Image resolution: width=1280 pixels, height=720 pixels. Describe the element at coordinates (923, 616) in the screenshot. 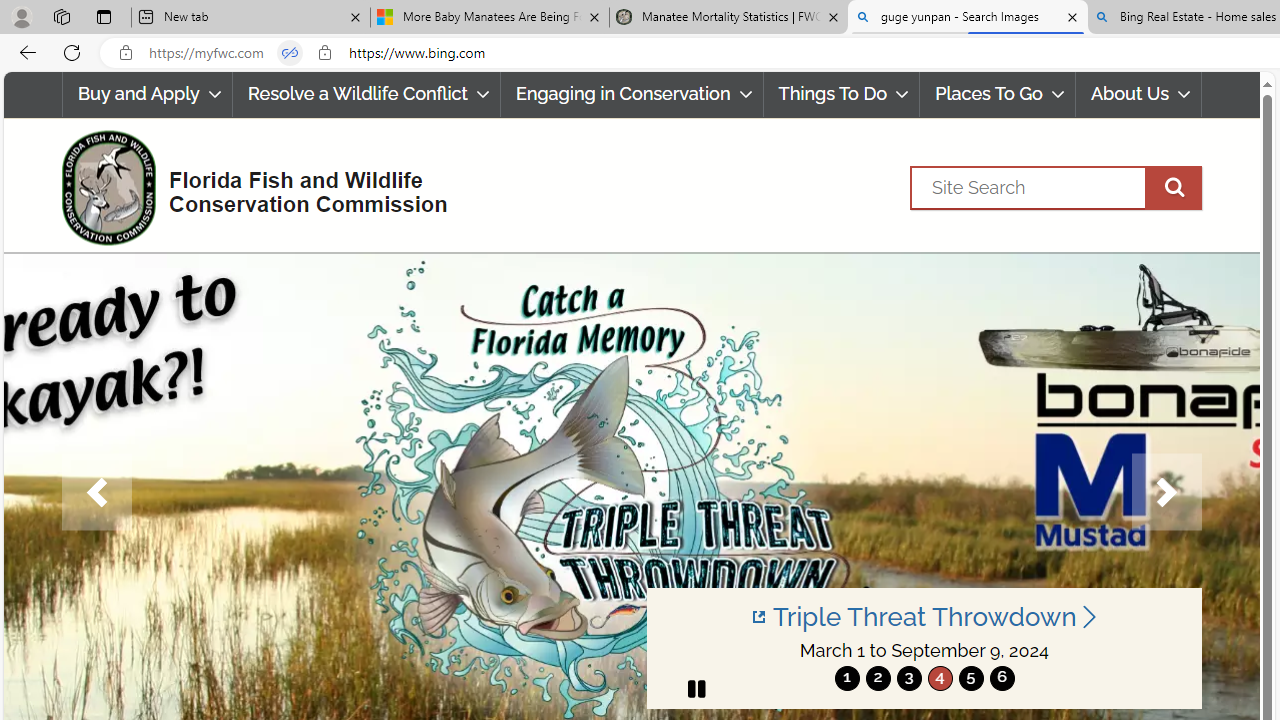

I see `'Triple Threat Throwdown '` at that location.